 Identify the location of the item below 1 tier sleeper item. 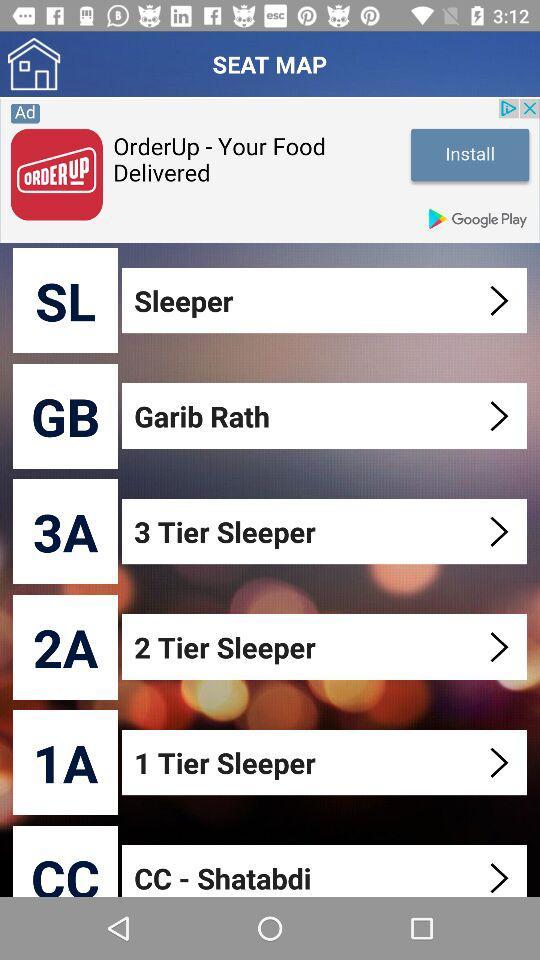
(326, 870).